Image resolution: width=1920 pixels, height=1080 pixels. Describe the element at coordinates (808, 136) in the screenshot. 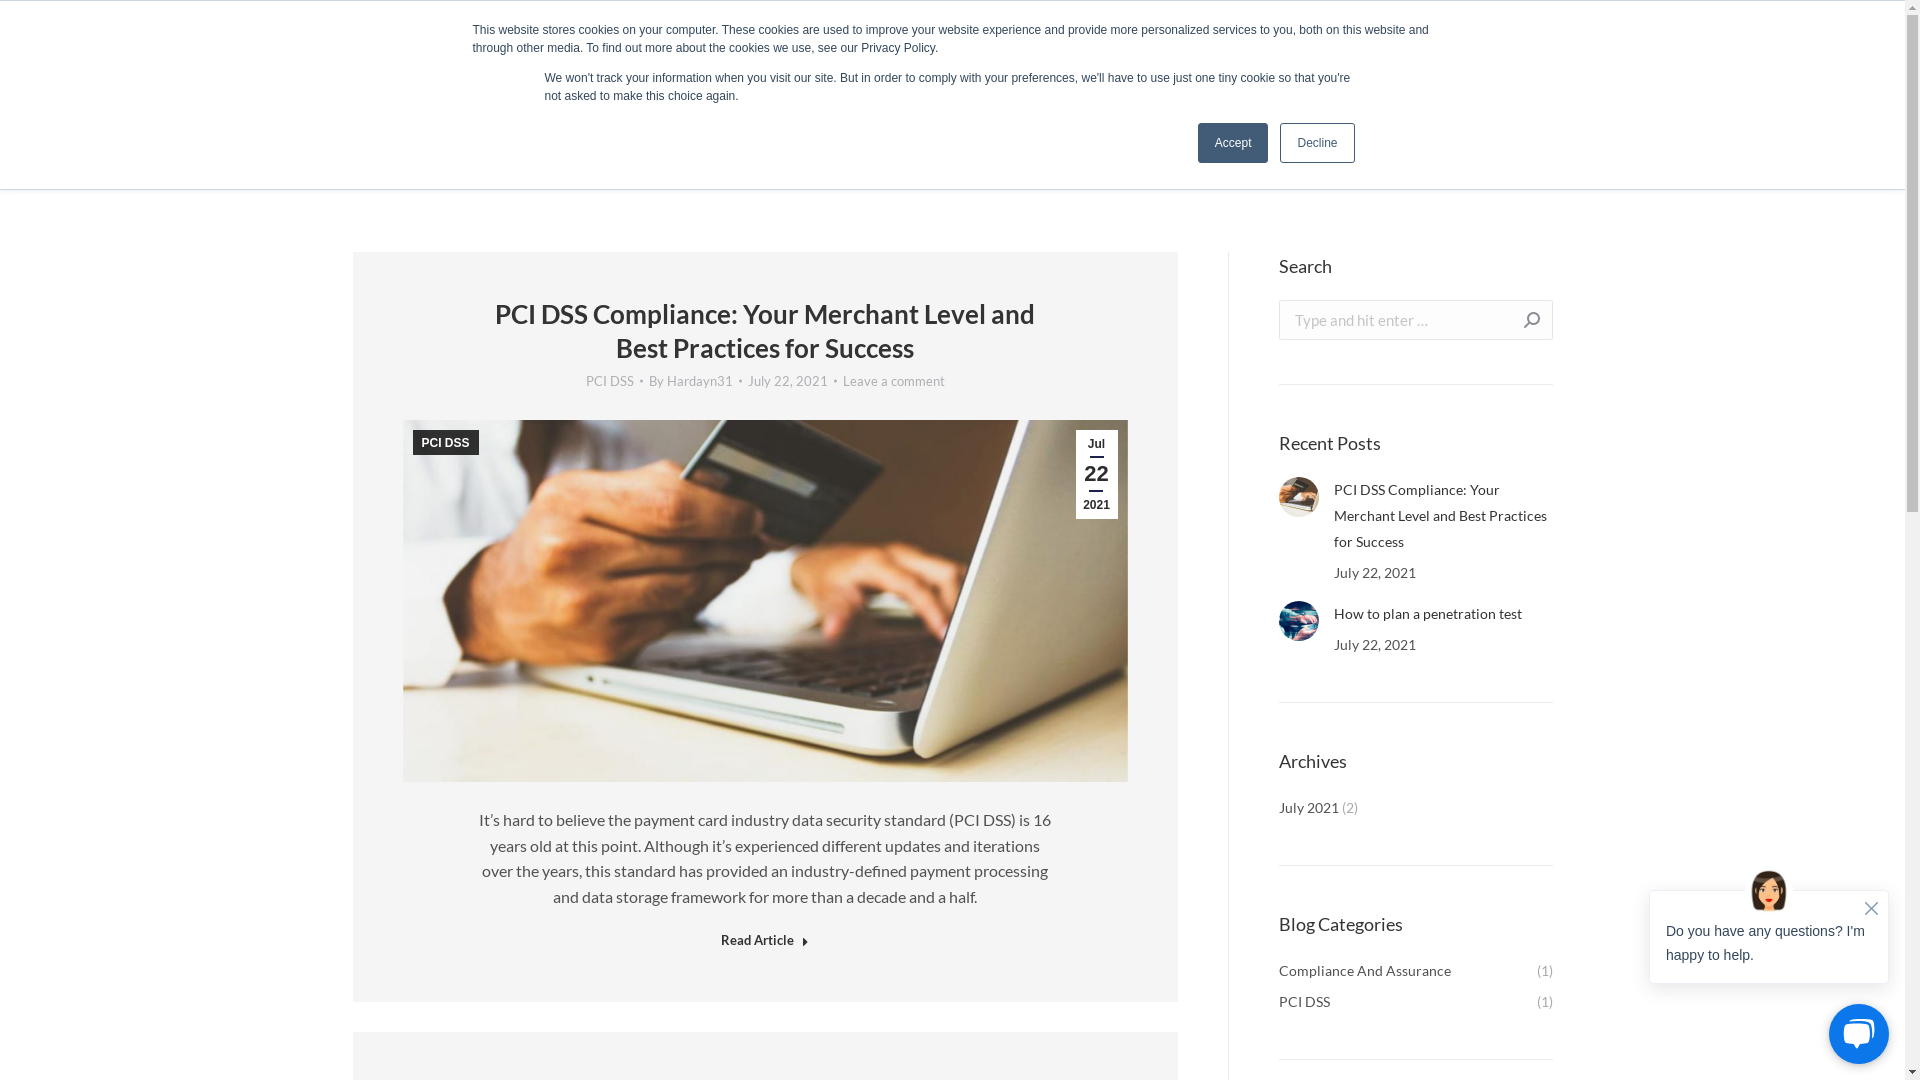

I see `'Security & Compliance` at that location.